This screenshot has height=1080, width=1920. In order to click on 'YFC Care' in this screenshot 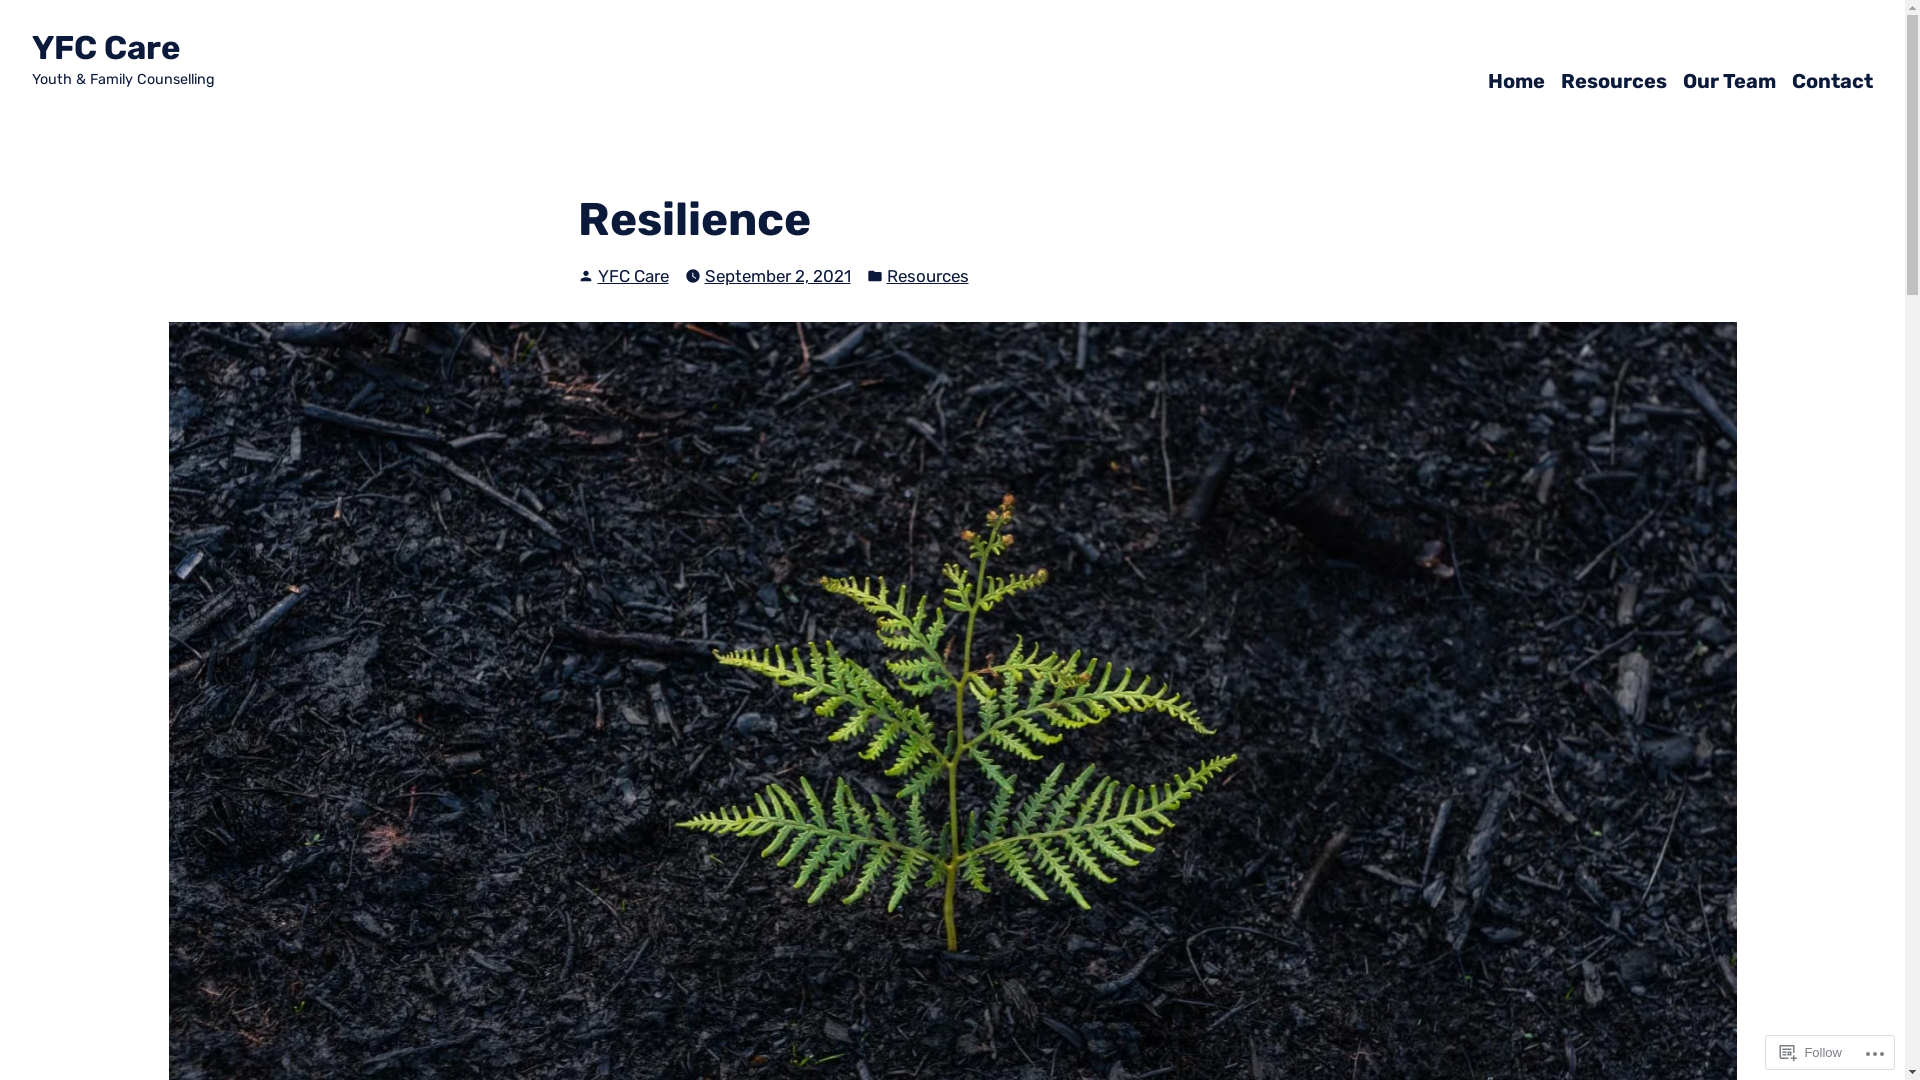, I will do `click(597, 276)`.